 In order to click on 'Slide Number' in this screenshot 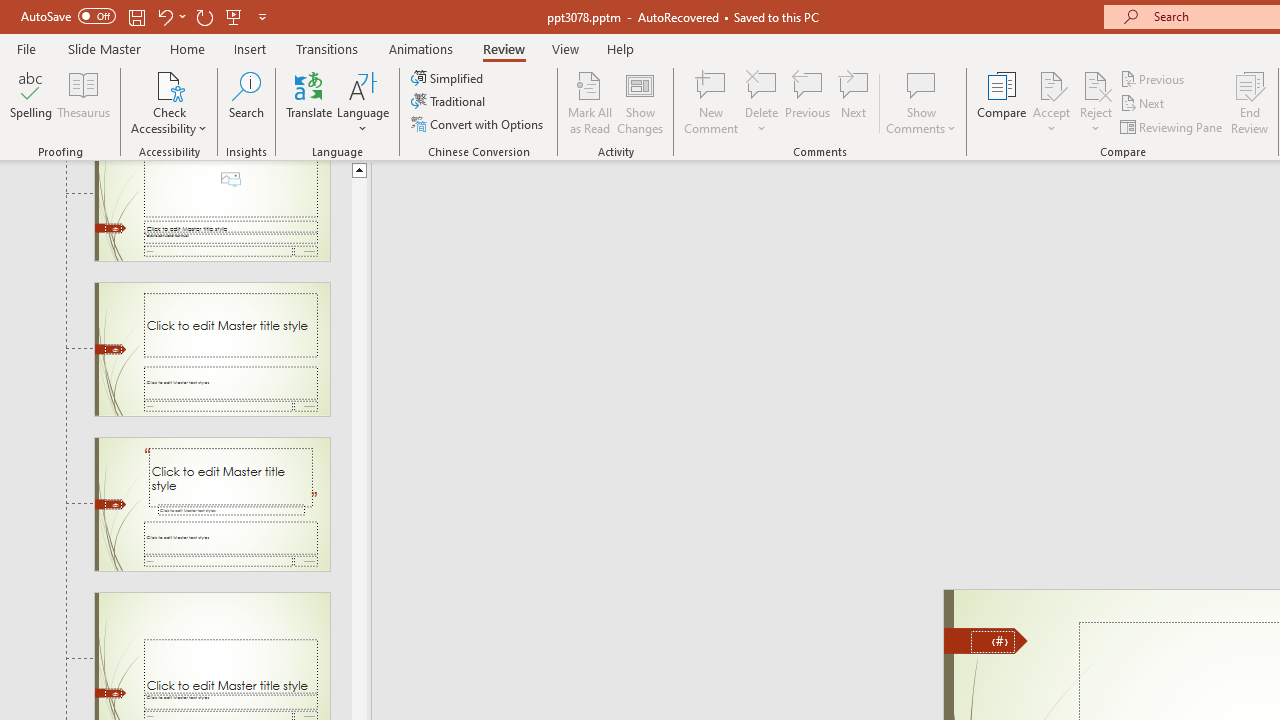, I will do `click(993, 641)`.